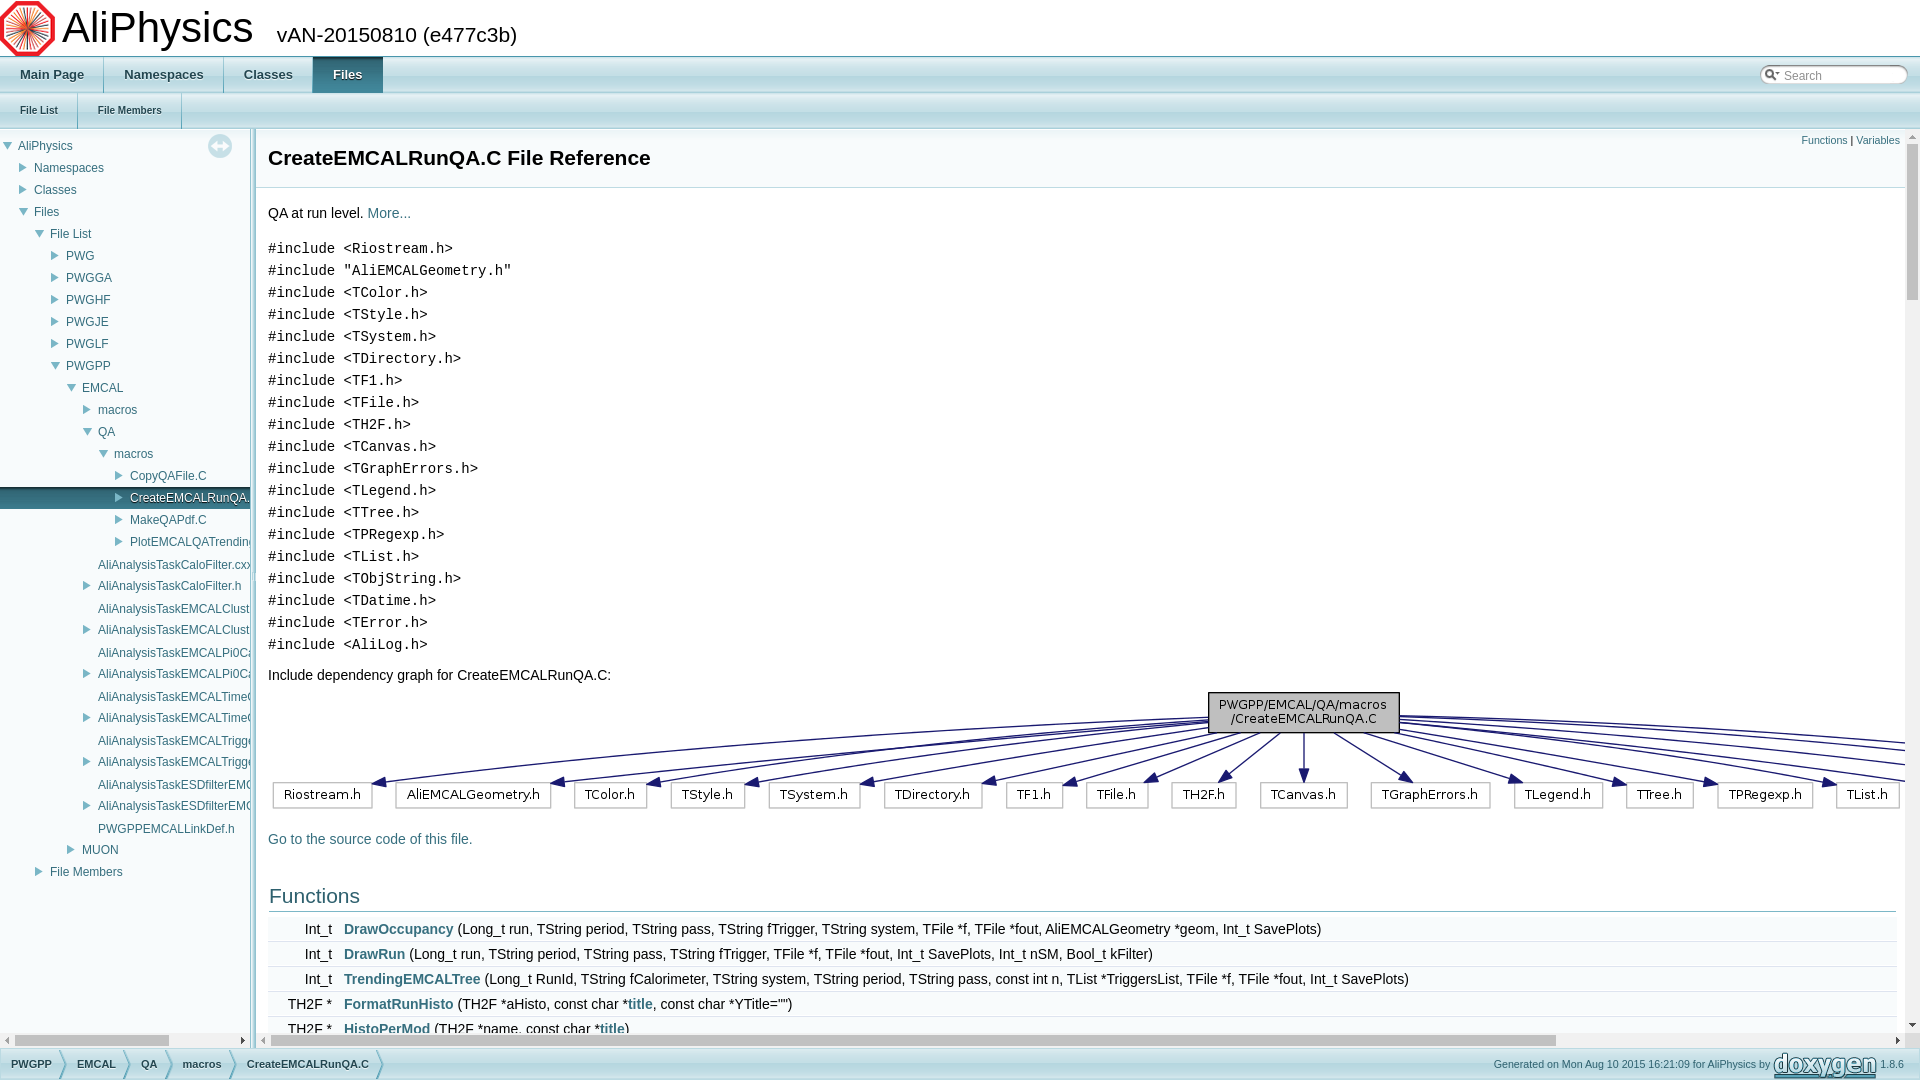  Describe the element at coordinates (110, 454) in the screenshot. I see `'macros'` at that location.